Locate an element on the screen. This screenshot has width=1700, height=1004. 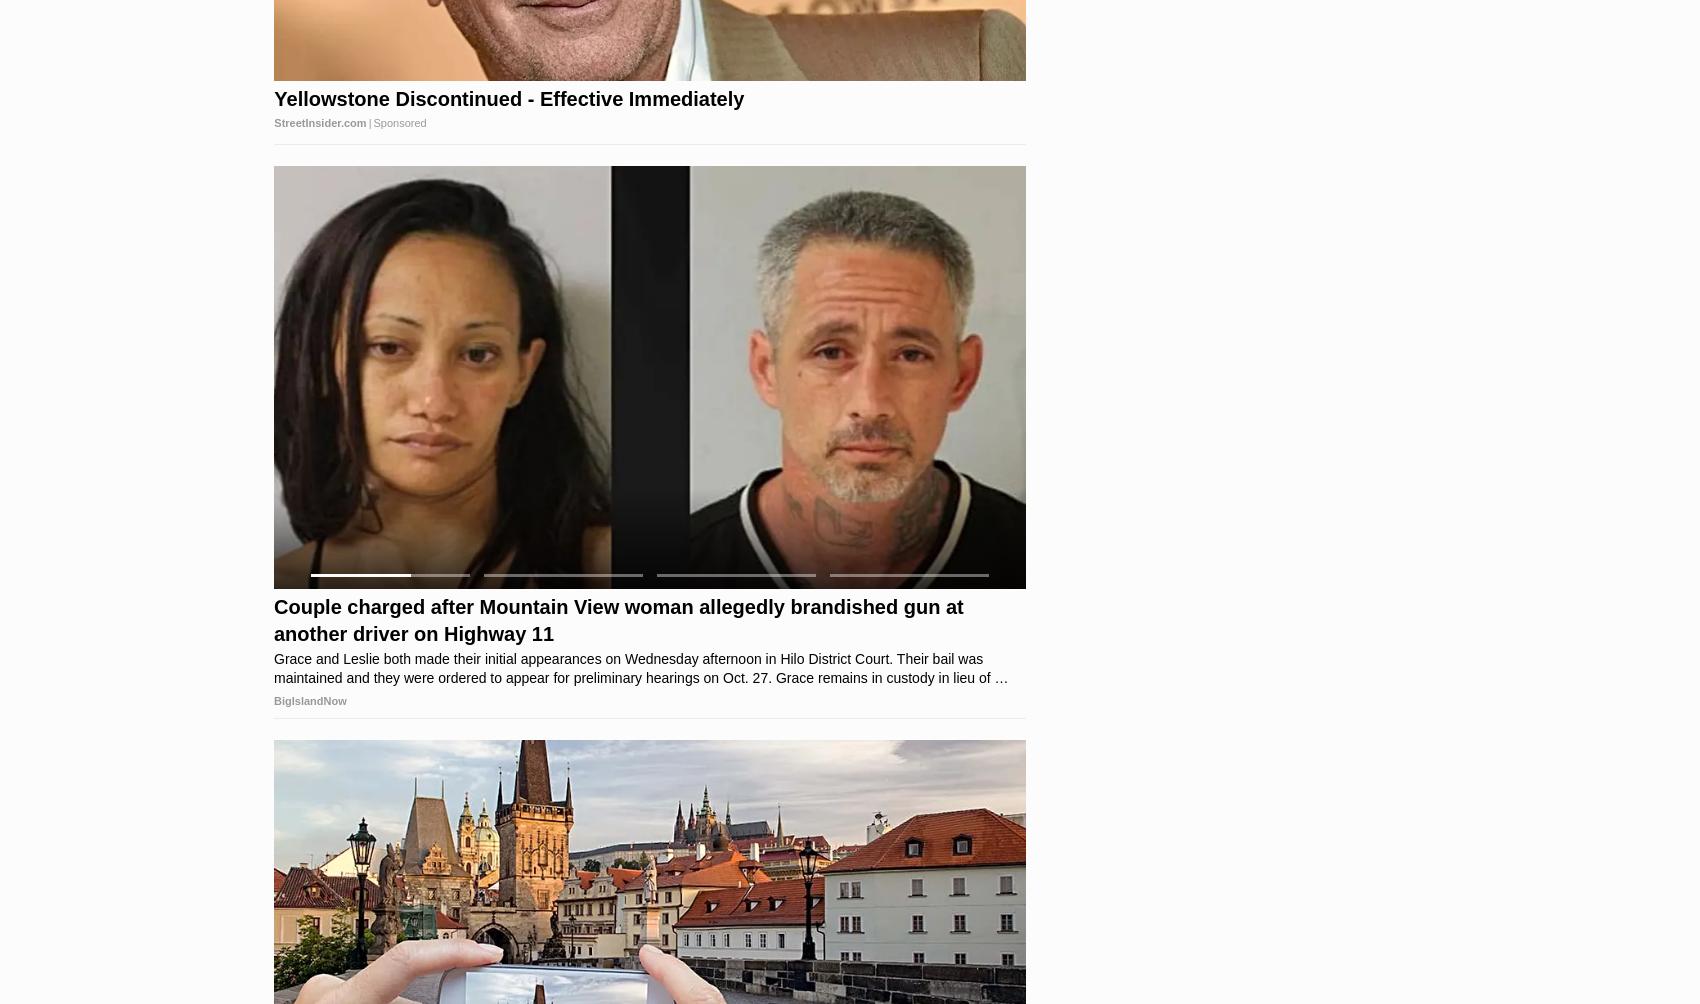
'$7.4 million awarded to Hawai‘i to help low-income households with home energy costs' is located at coordinates (274, 620).